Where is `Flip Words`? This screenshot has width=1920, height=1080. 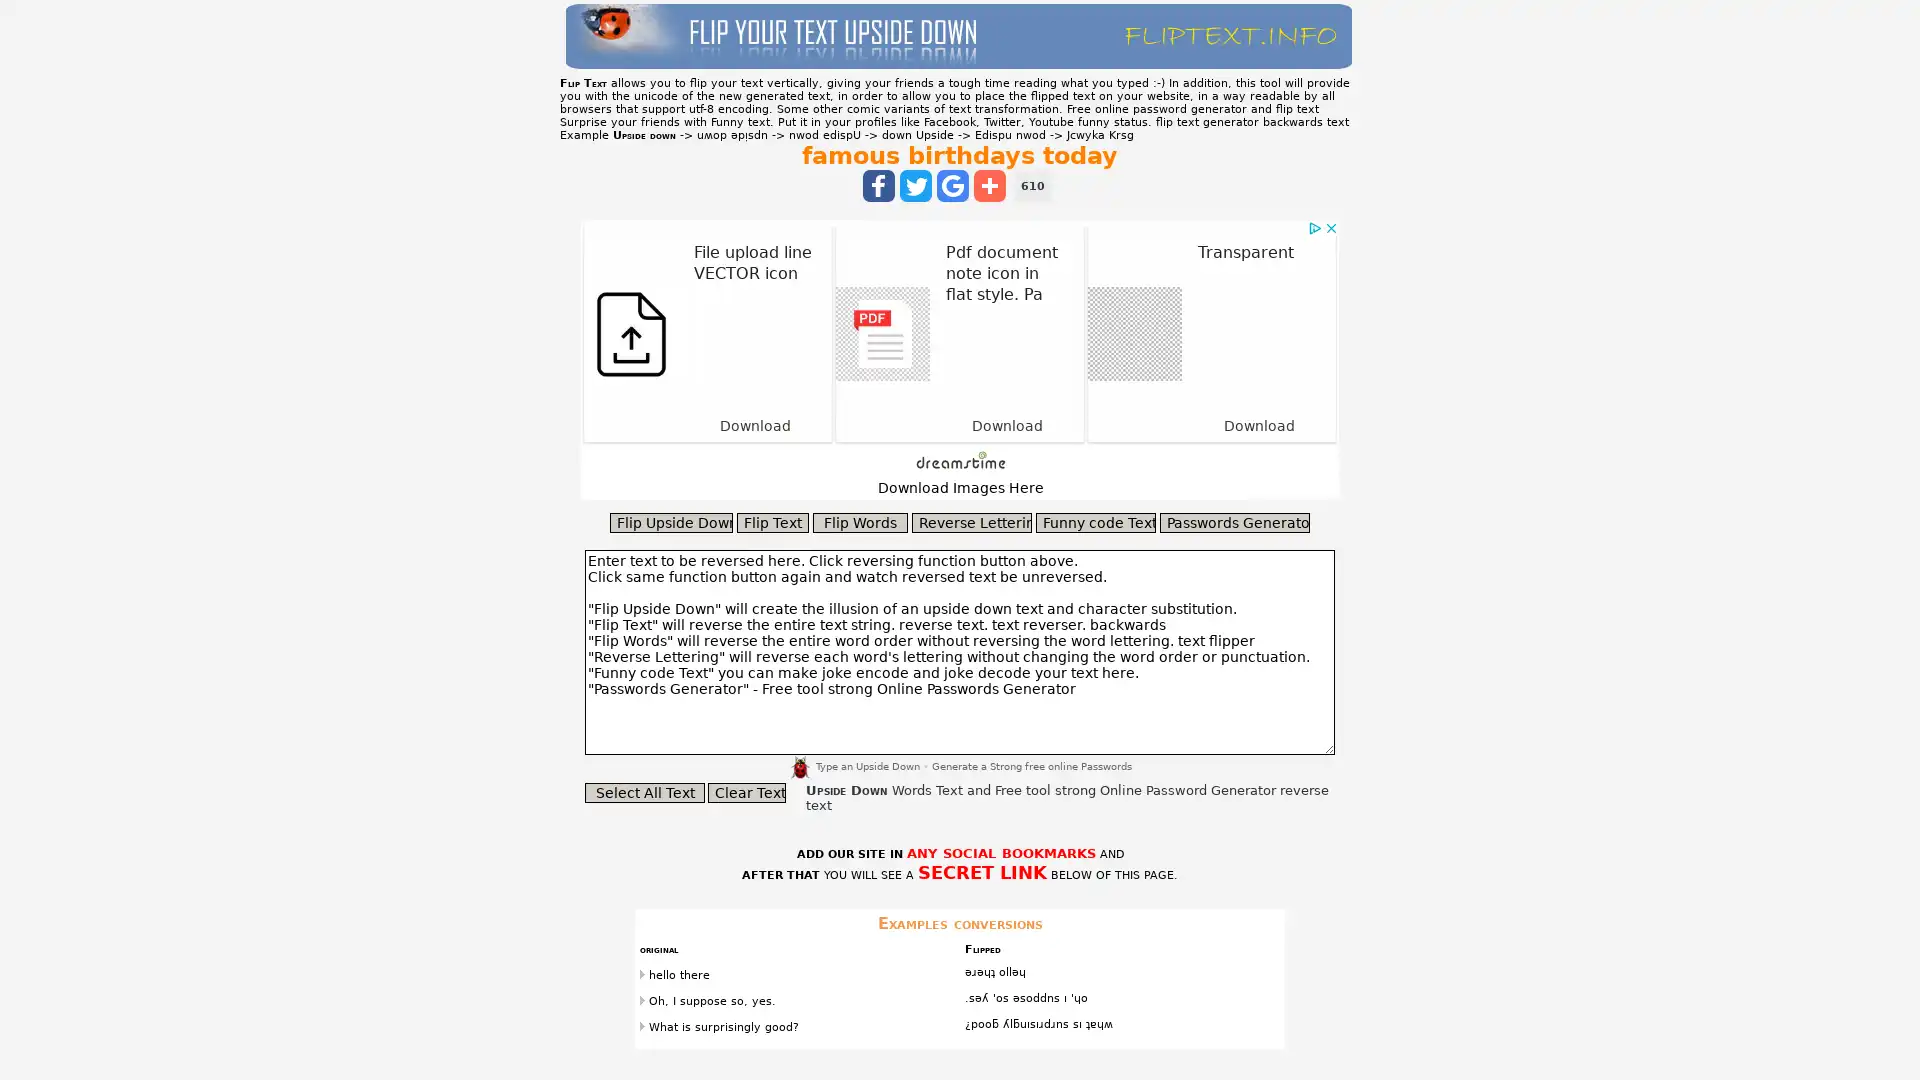
Flip Words is located at coordinates (860, 522).